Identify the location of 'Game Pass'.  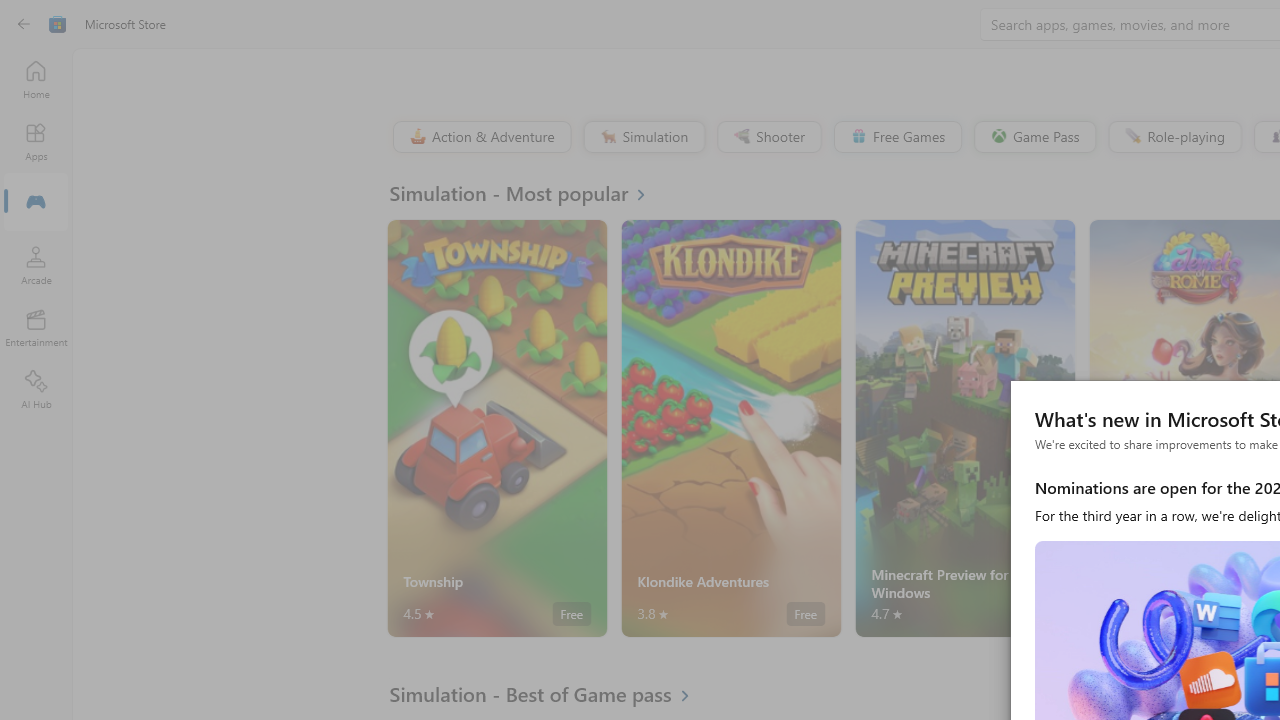
(1033, 135).